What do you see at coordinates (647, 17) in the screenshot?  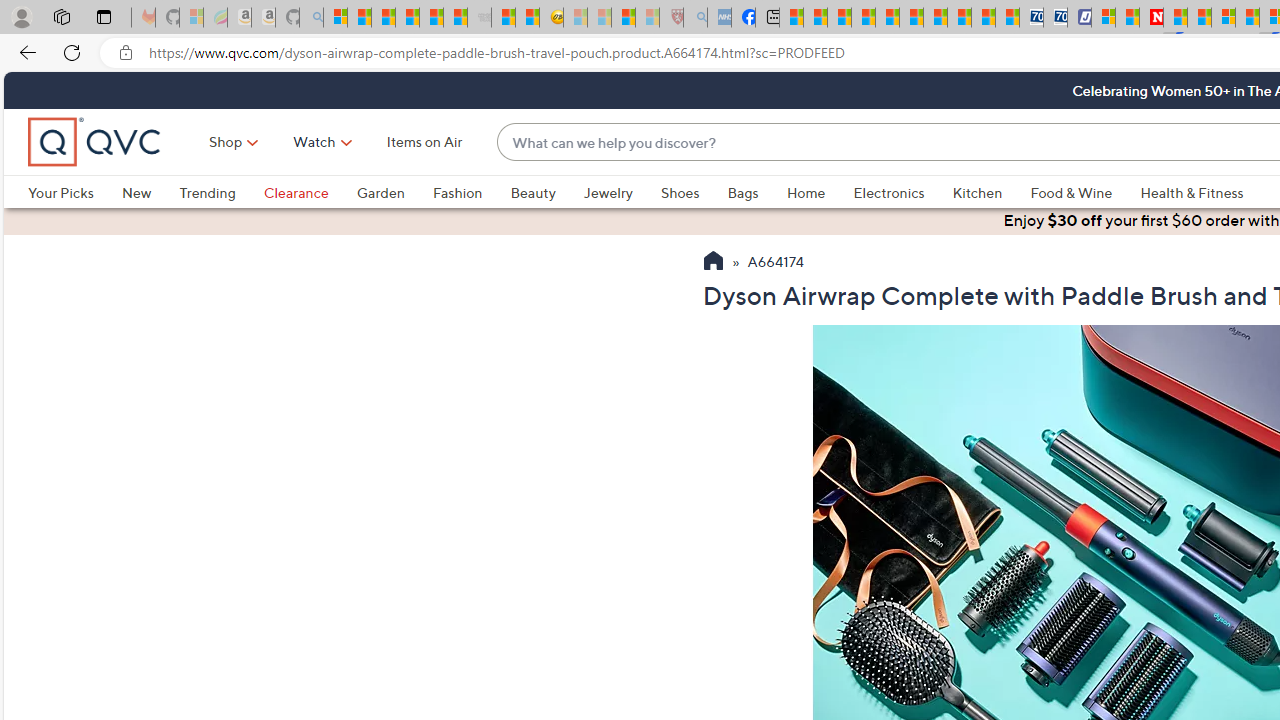 I see `'12 Popular Science Lies that Must be Corrected - Sleeping'` at bounding box center [647, 17].